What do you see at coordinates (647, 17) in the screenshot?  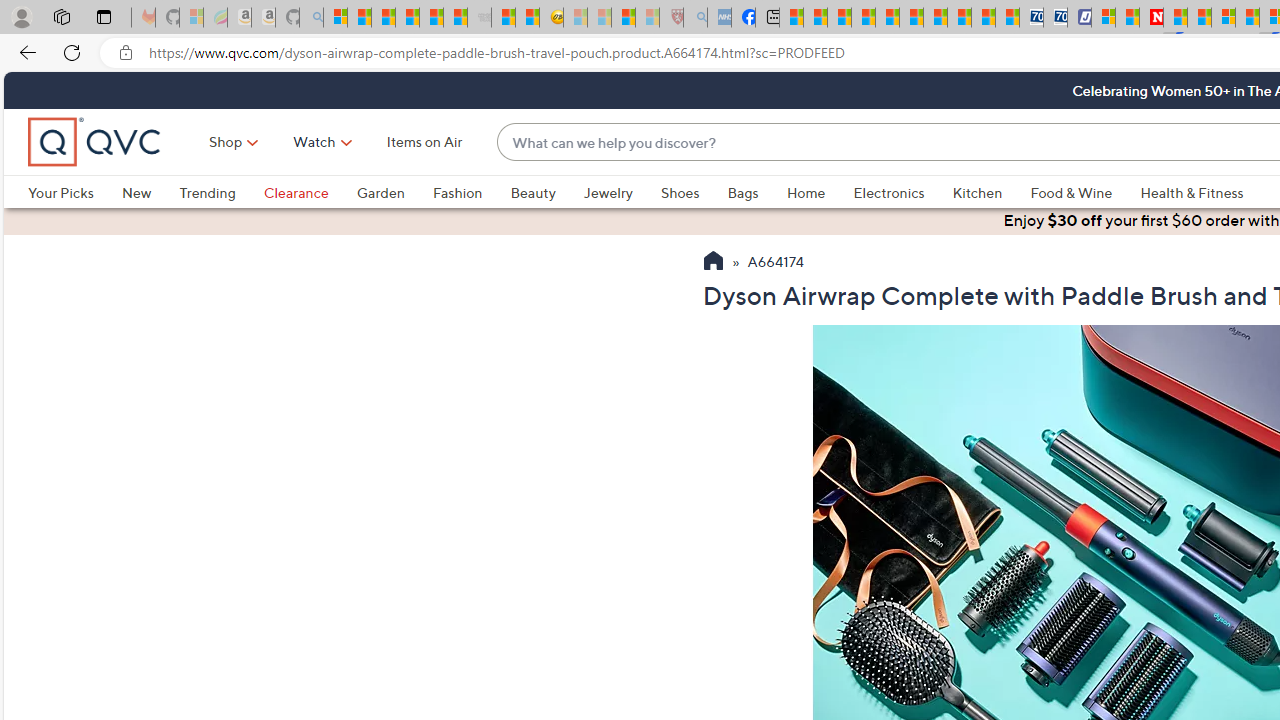 I see `'12 Popular Science Lies that Must be Corrected - Sleeping'` at bounding box center [647, 17].